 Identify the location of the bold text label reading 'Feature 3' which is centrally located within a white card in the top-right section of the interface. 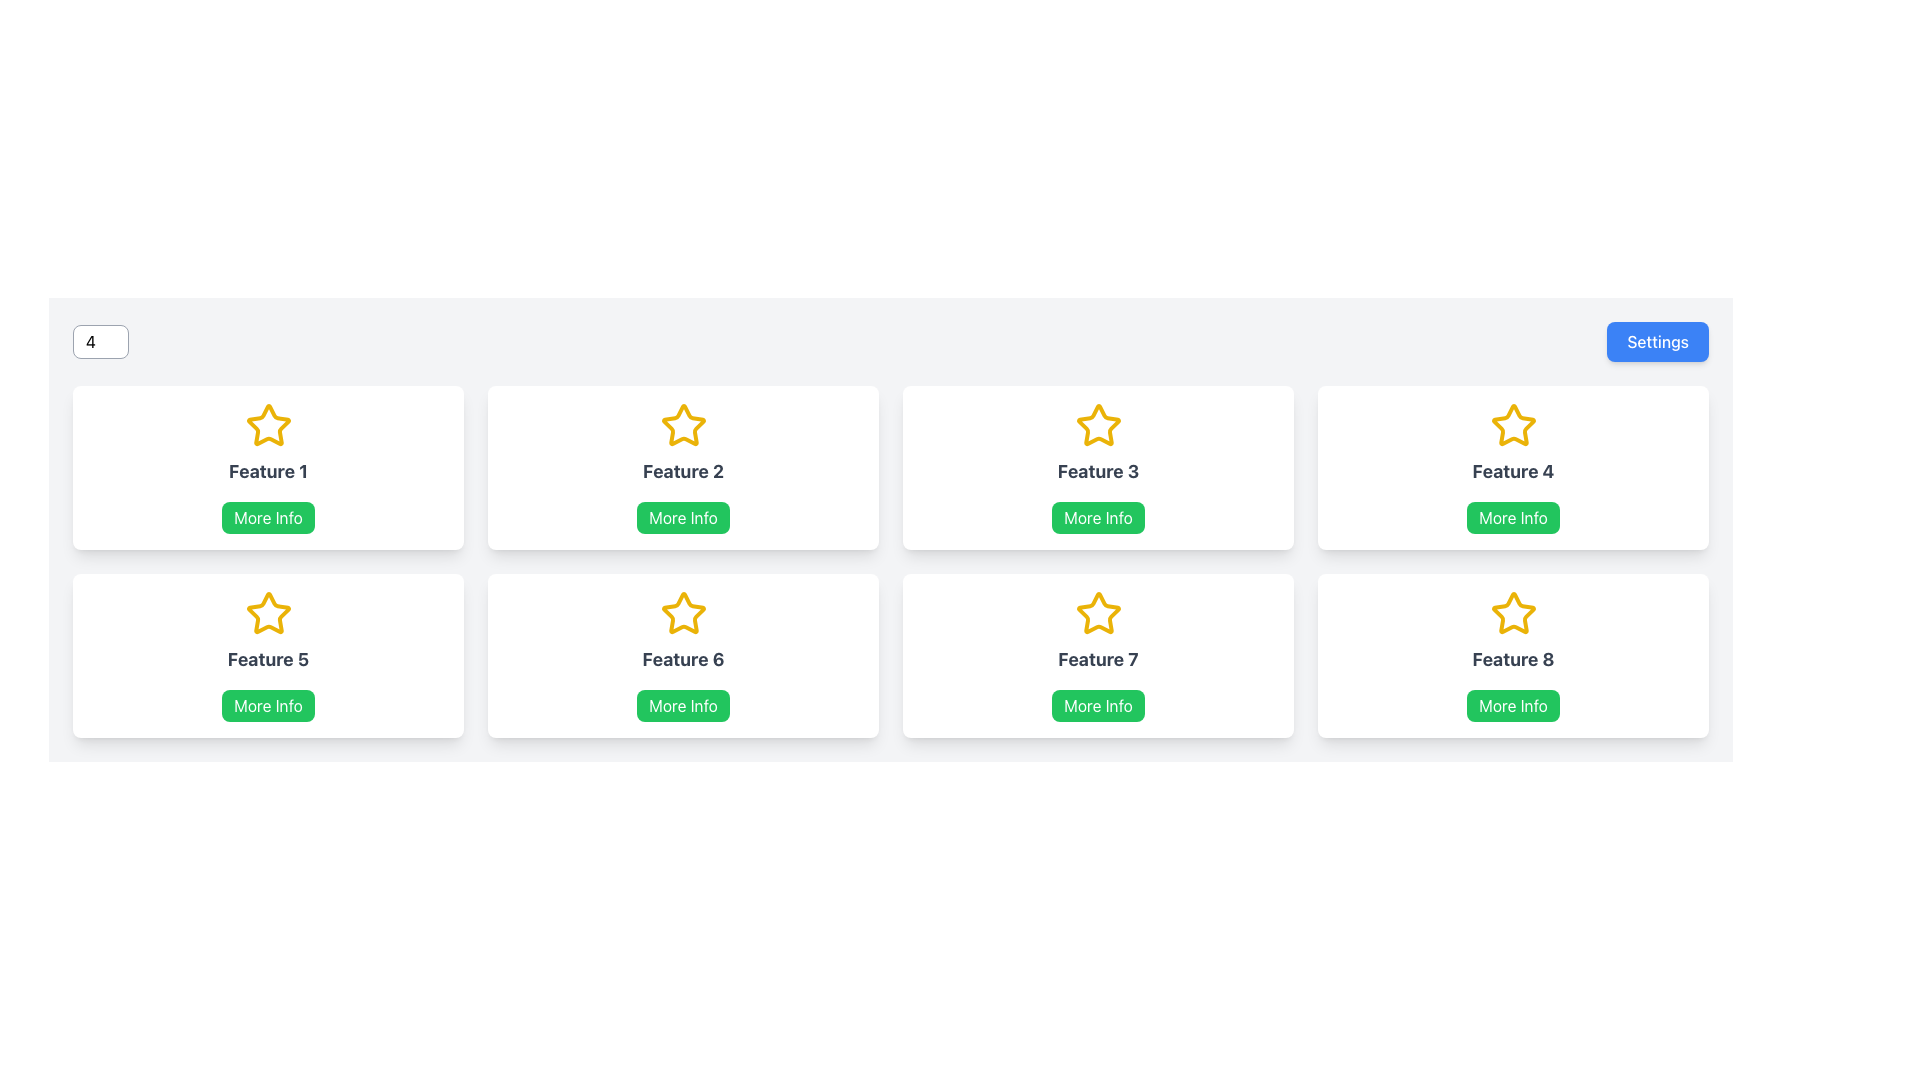
(1097, 471).